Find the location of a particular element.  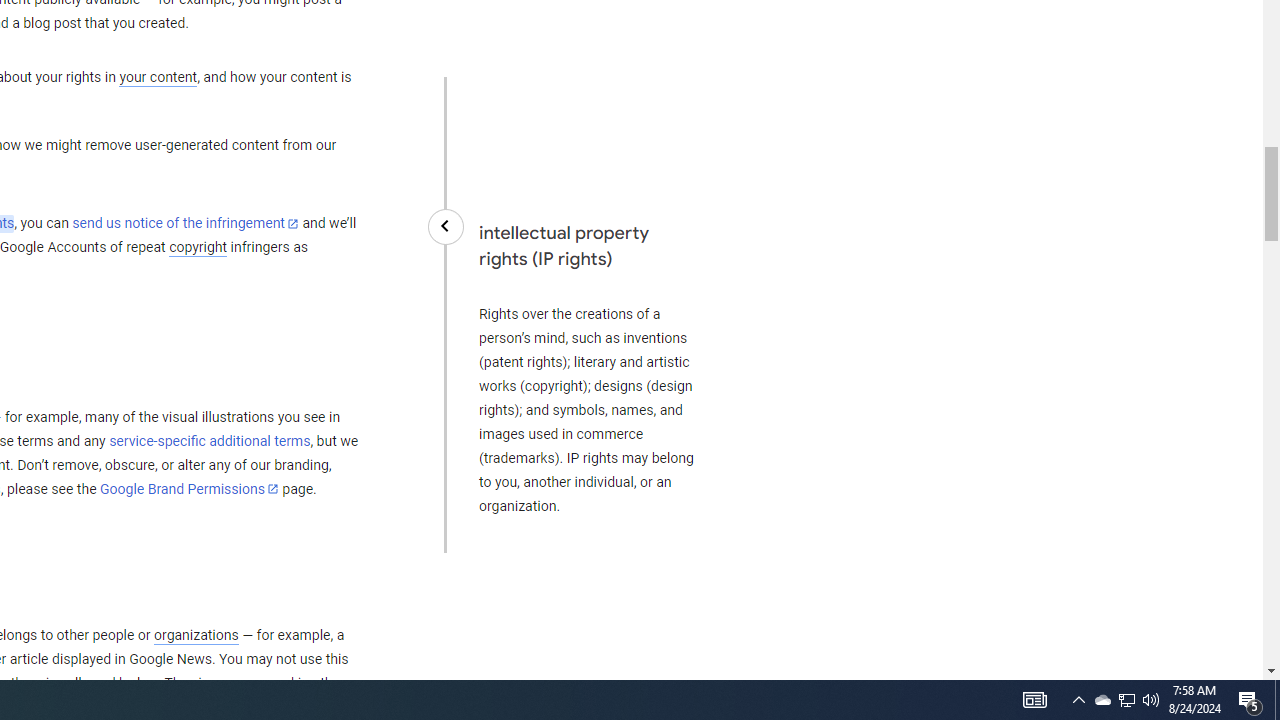

'Google Brand Permissions' is located at coordinates (189, 489).